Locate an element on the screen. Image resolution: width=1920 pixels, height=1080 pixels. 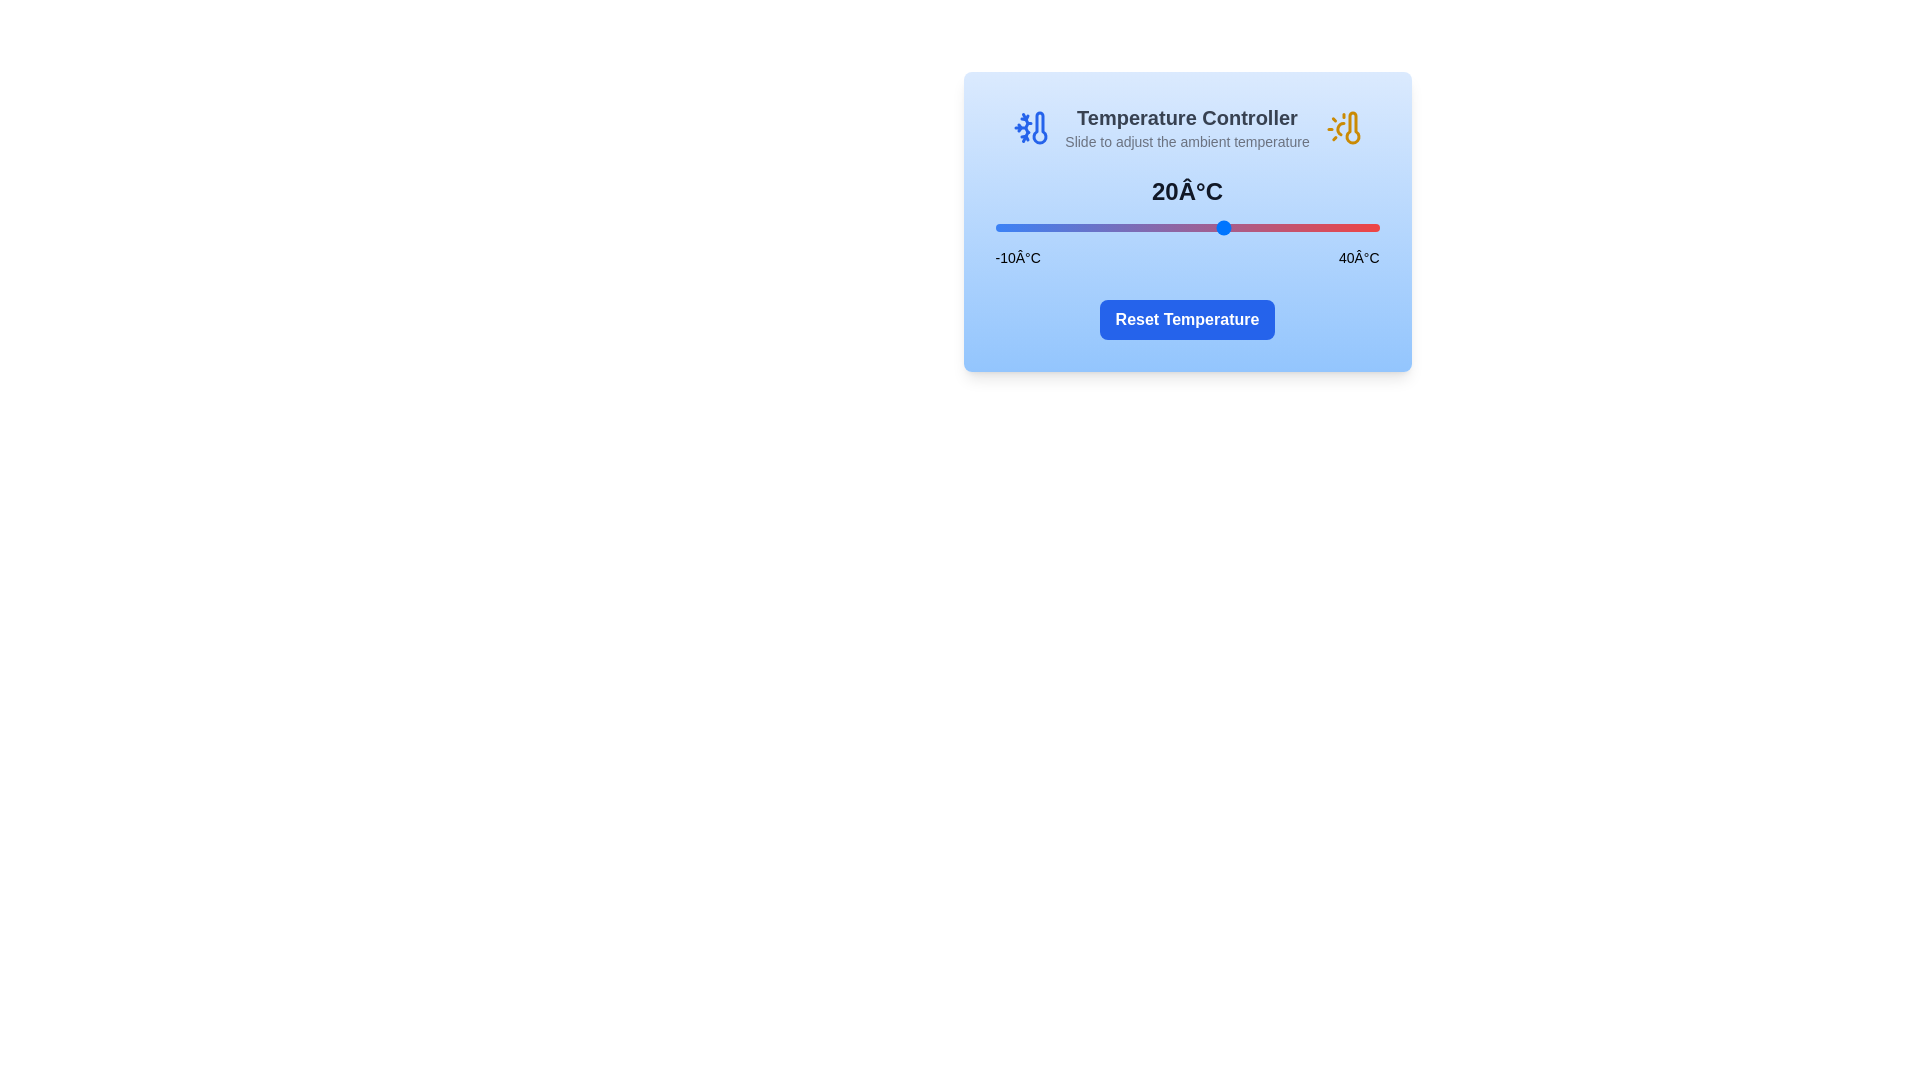
the static text label indicating the lowest temperature value in the temperature control component, which is located at the far left of the horizontal arrangement is located at coordinates (1018, 257).